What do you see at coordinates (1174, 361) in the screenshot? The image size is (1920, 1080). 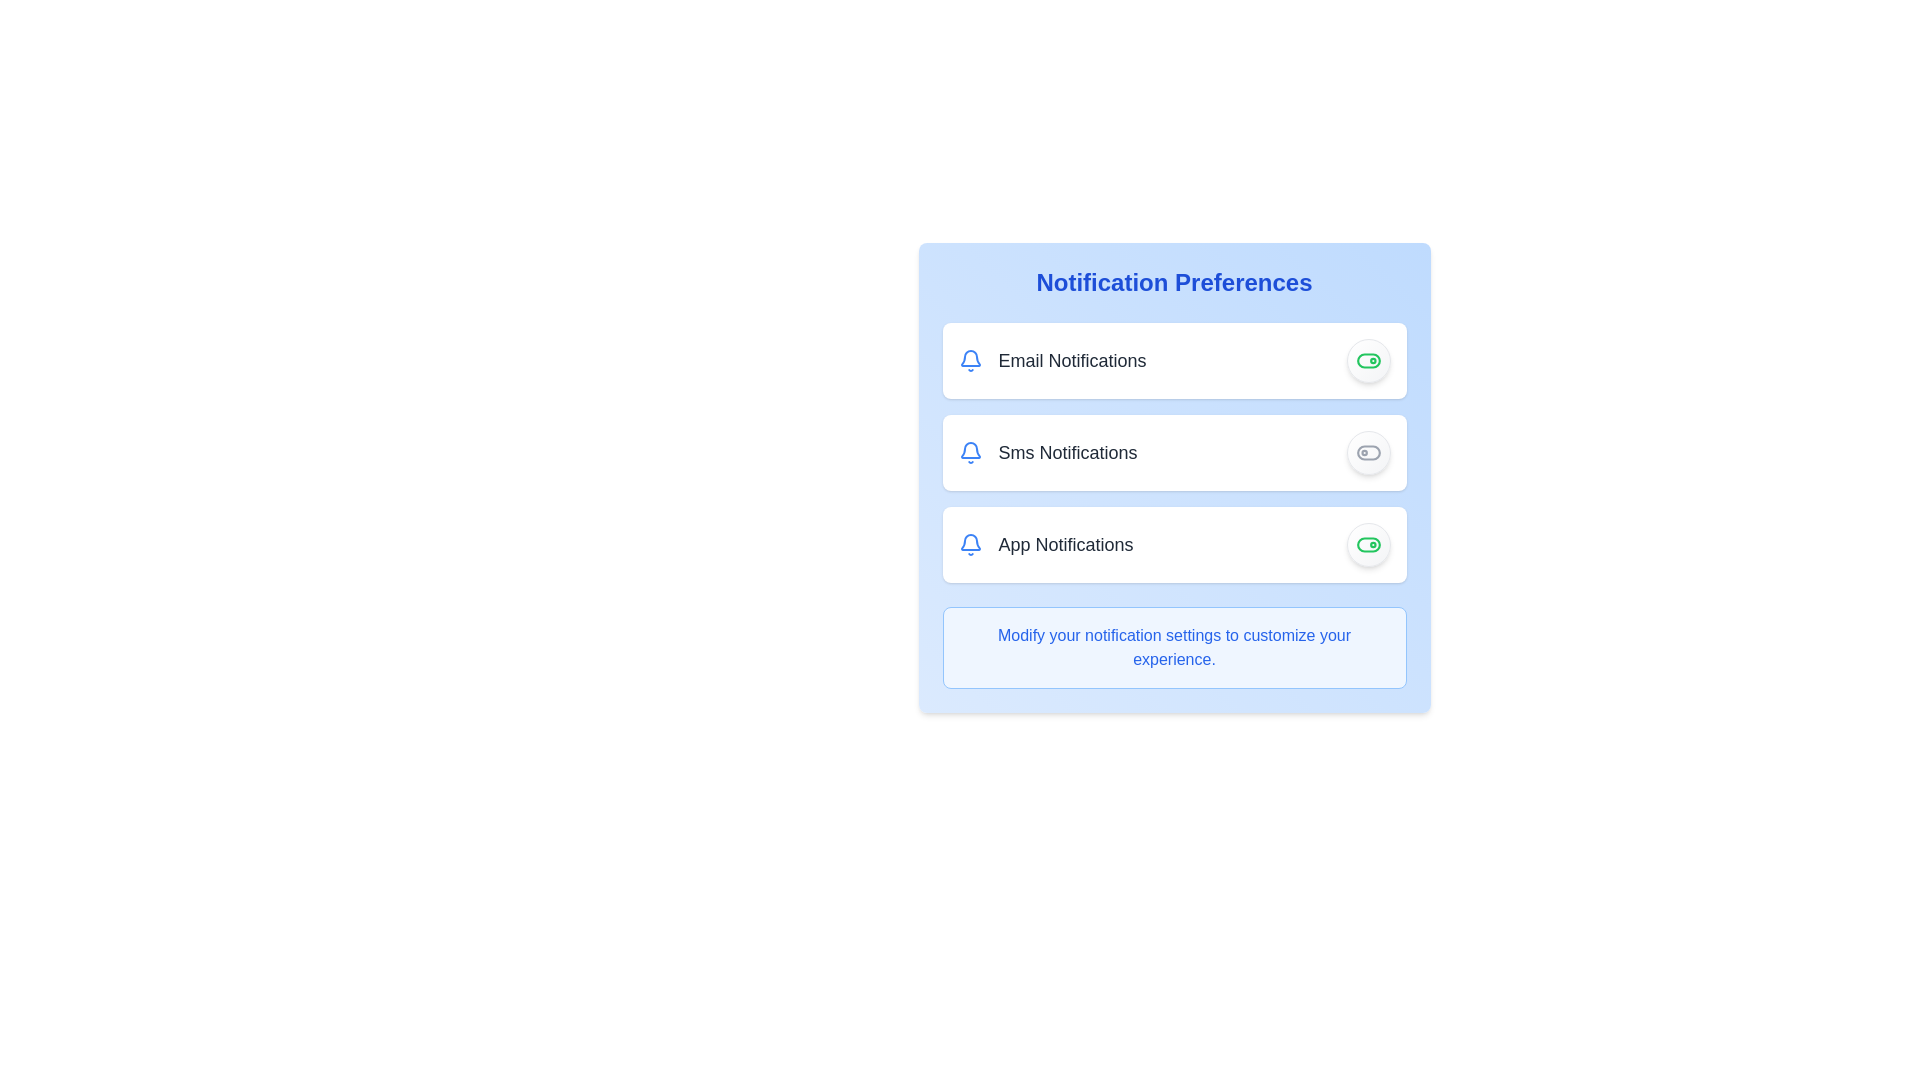 I see `the toggle switch in the first card of the 'Notification Preferences' section` at bounding box center [1174, 361].